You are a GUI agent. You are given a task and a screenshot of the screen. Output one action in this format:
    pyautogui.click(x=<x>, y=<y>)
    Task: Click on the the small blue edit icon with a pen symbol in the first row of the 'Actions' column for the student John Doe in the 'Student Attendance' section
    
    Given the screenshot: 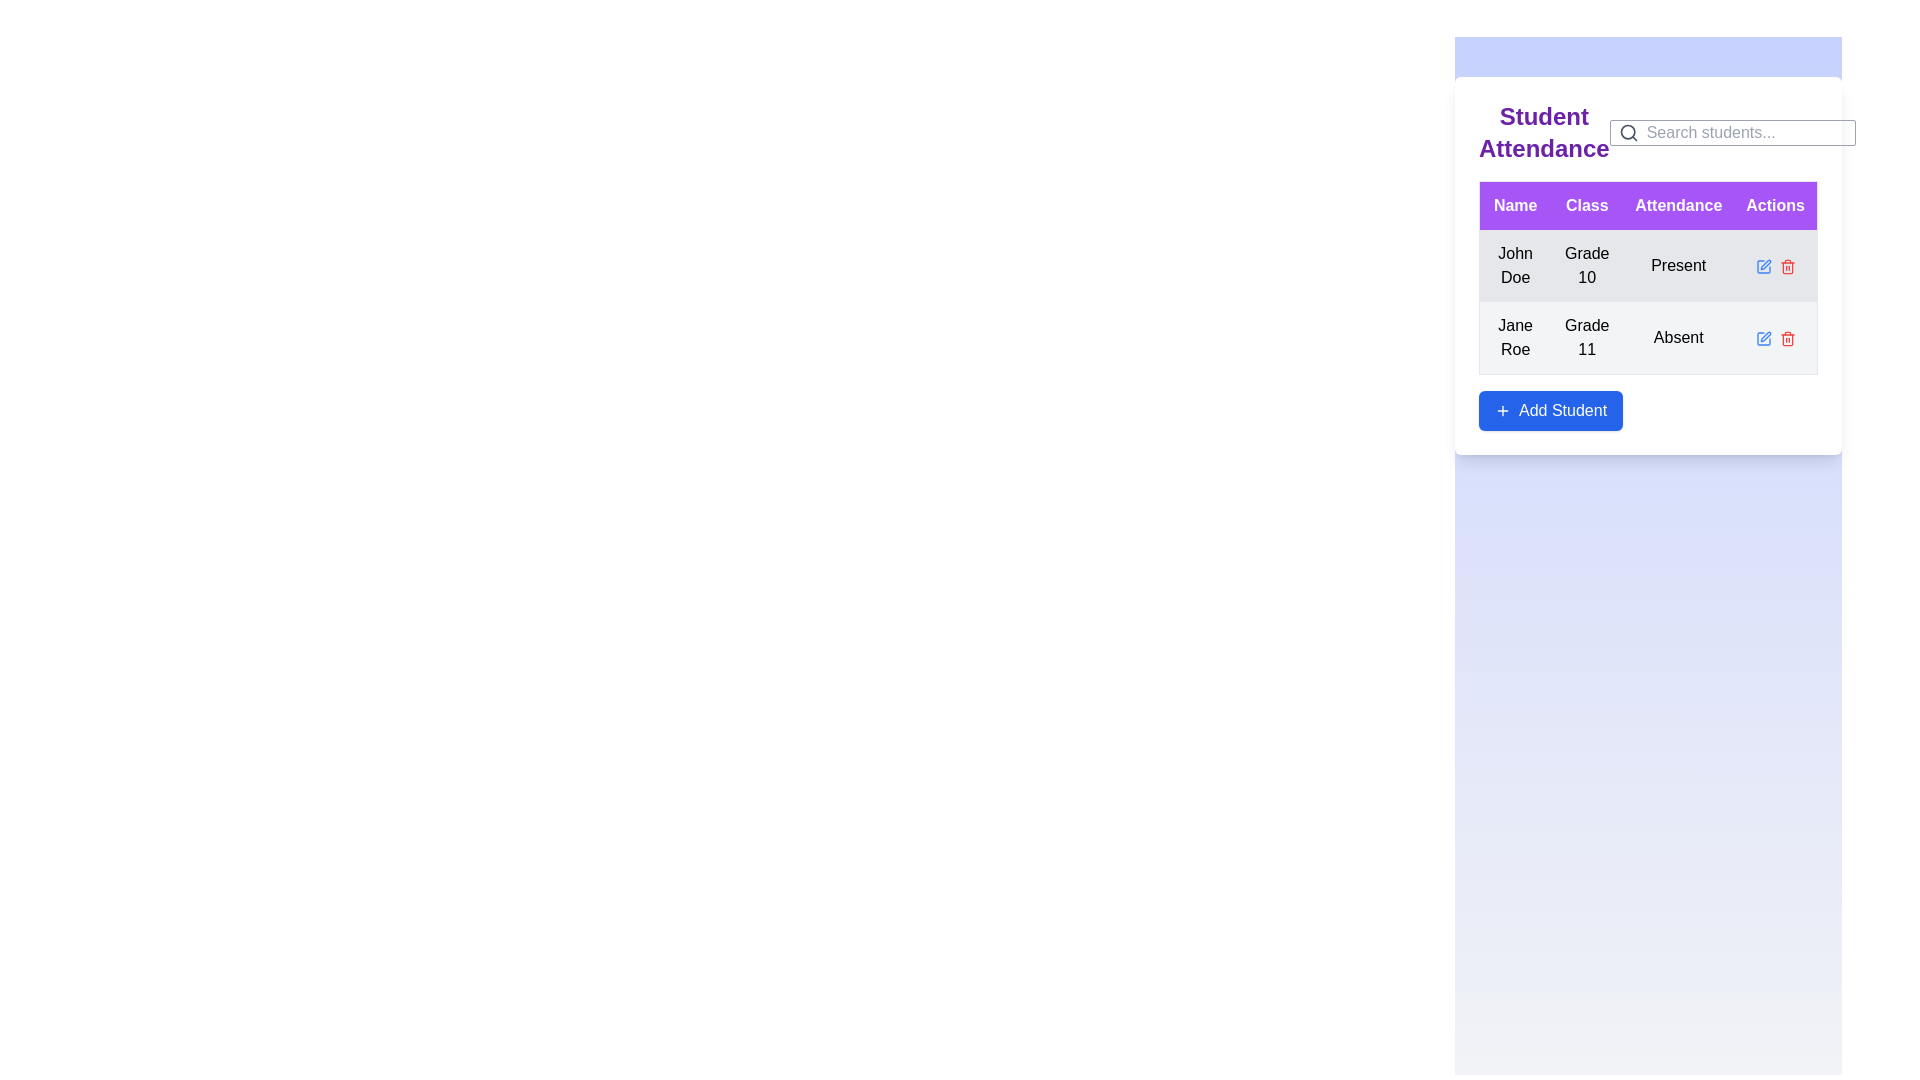 What is the action you would take?
    pyautogui.click(x=1763, y=265)
    